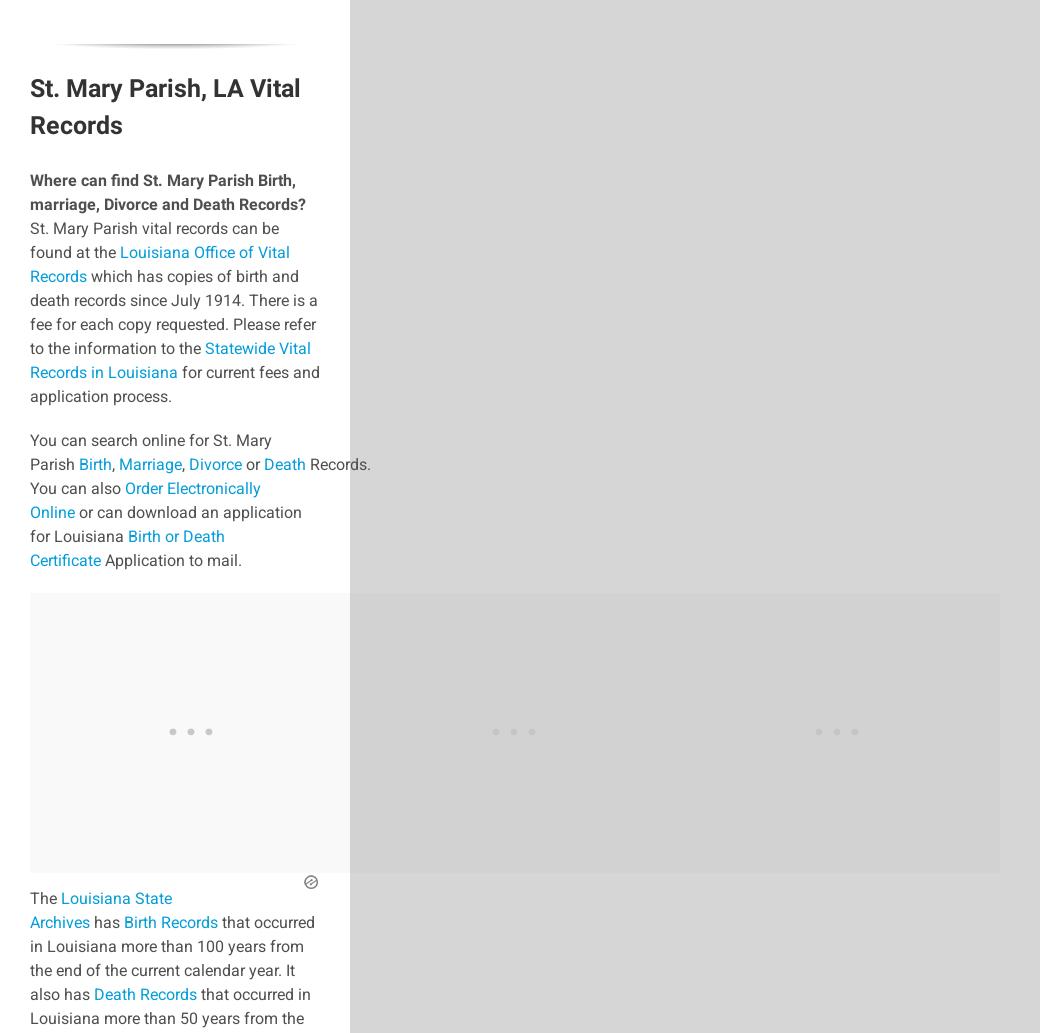 Image resolution: width=1040 pixels, height=1033 pixels. I want to click on 'Louisiana Office of Vital Records', so click(159, 263).